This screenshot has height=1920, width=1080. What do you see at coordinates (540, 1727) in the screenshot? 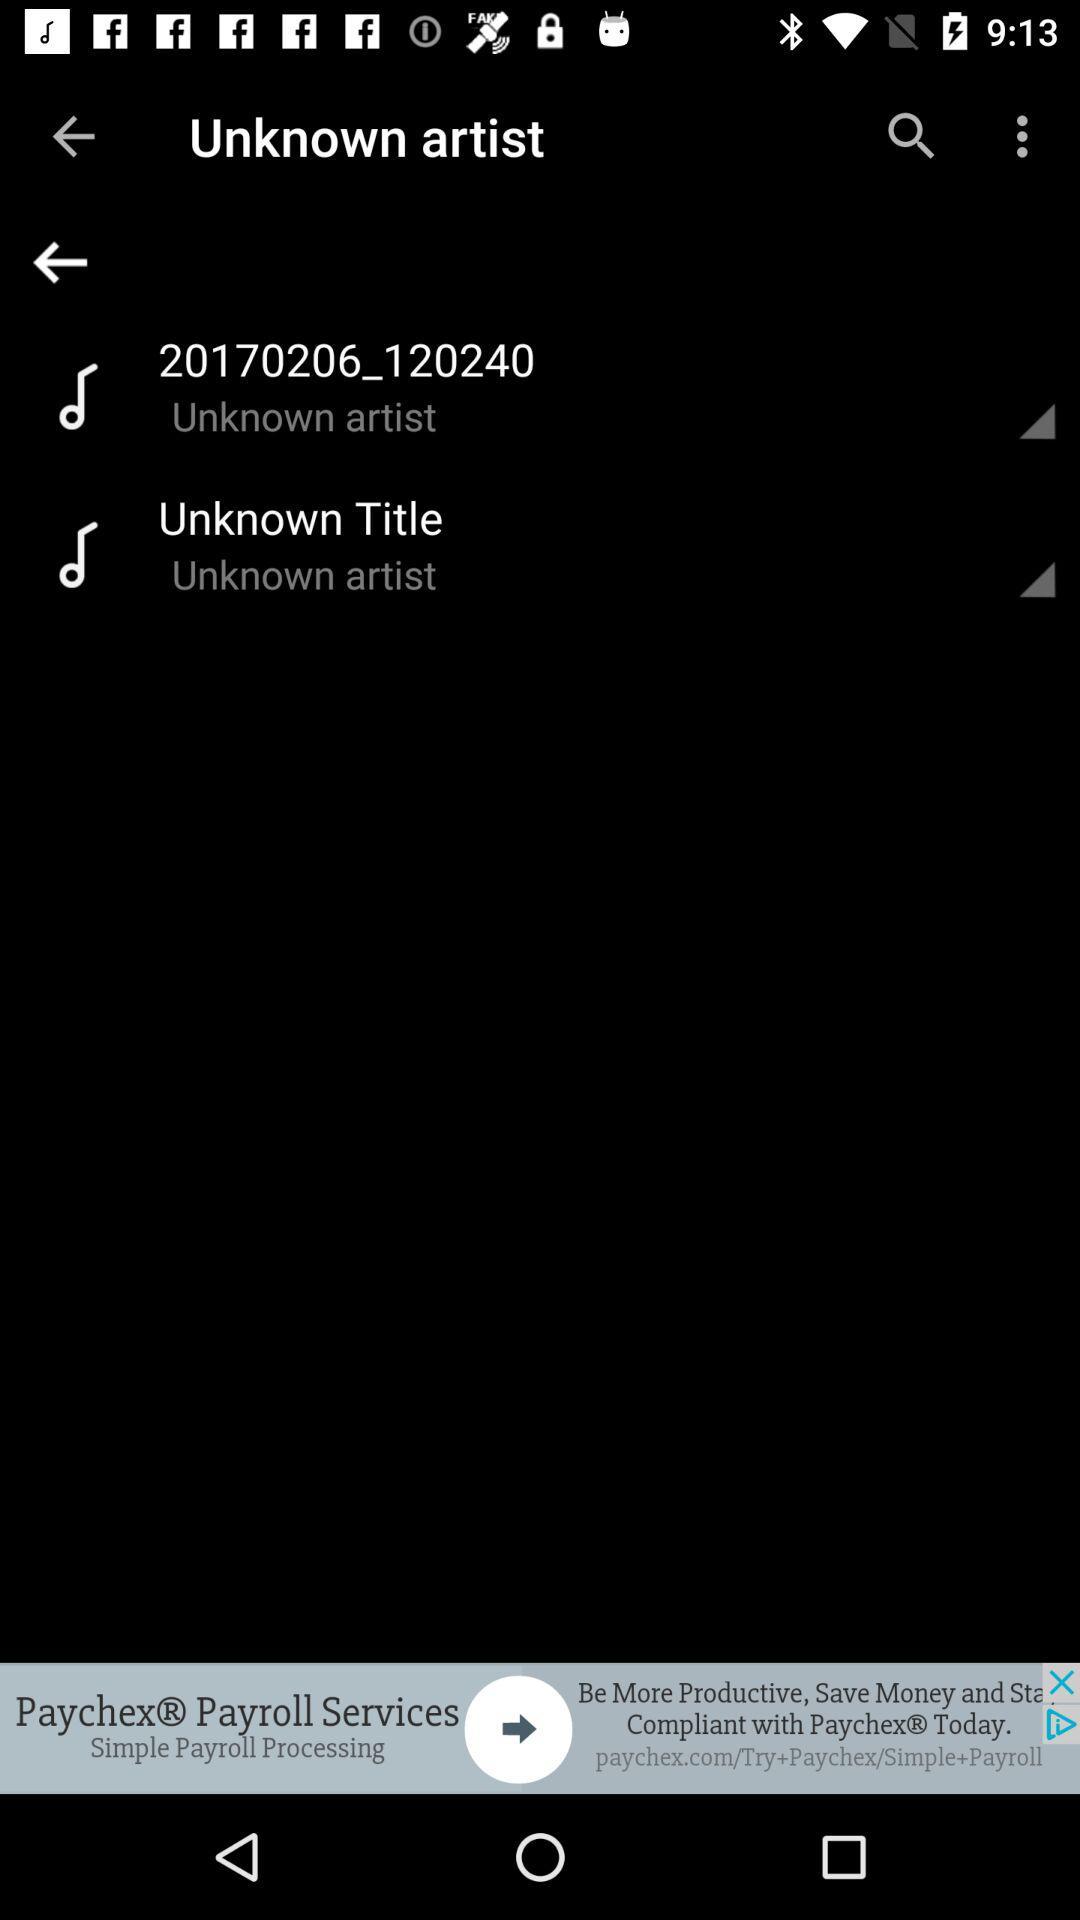
I see `click on advertisement` at bounding box center [540, 1727].